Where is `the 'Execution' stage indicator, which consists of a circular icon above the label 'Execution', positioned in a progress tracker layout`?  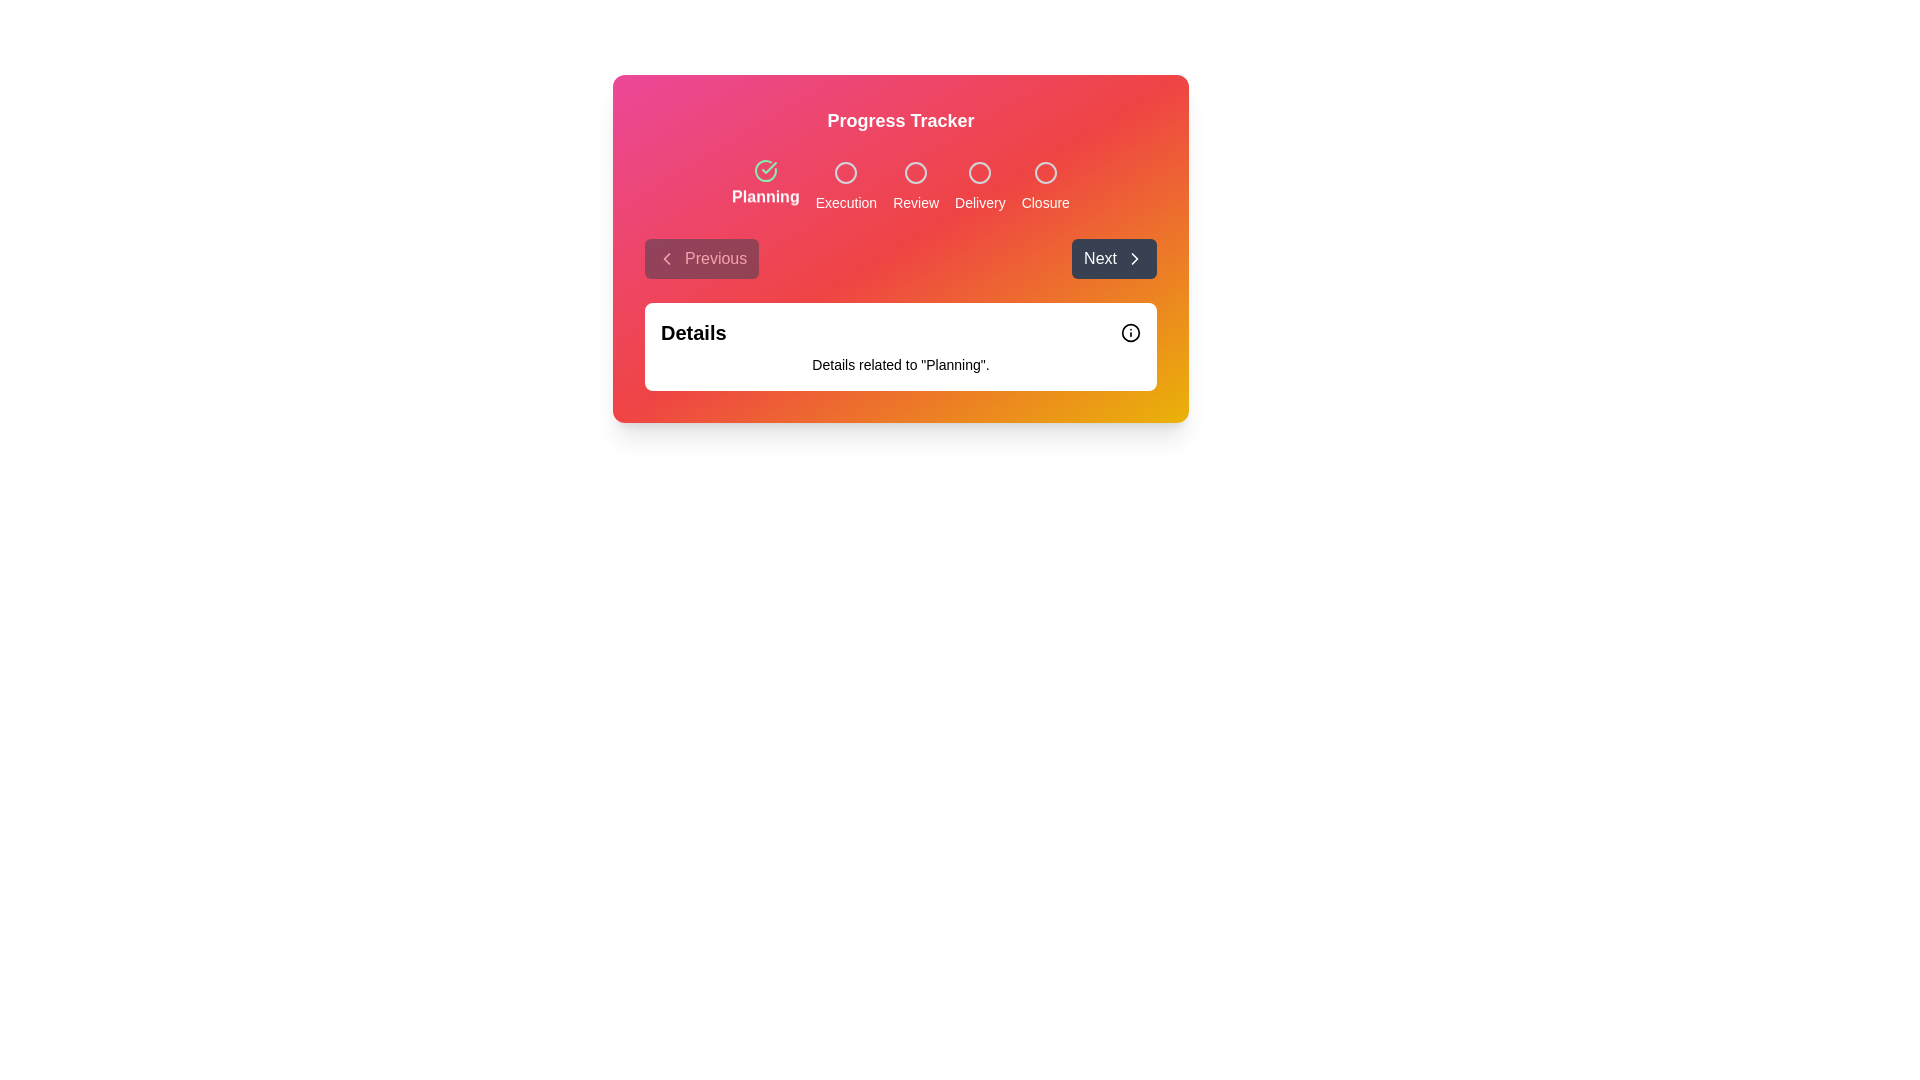 the 'Execution' stage indicator, which consists of a circular icon above the label 'Execution', positioned in a progress tracker layout is located at coordinates (846, 186).